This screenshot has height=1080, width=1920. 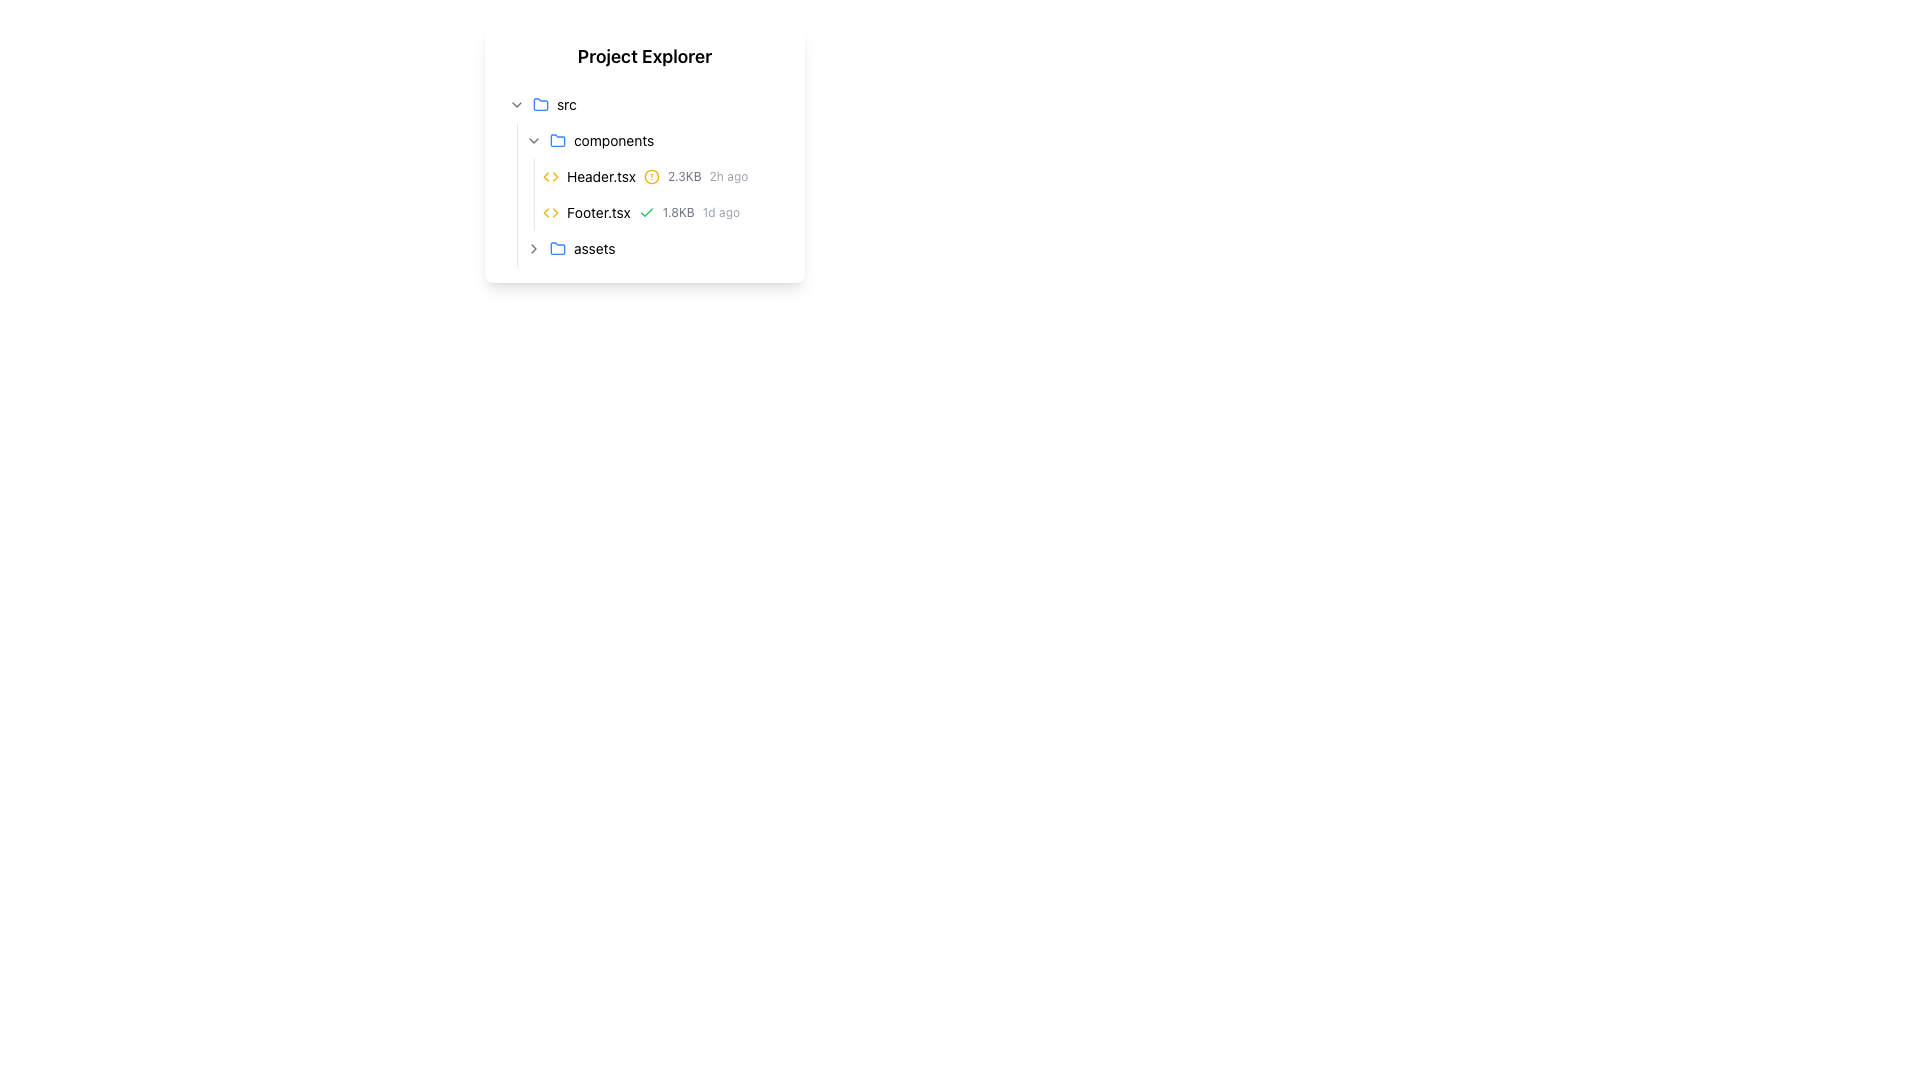 I want to click on the individual file or folder names in the vertical list of the file explorer interface, specifically located under the 'Project Explorer' section, so click(x=644, y=176).